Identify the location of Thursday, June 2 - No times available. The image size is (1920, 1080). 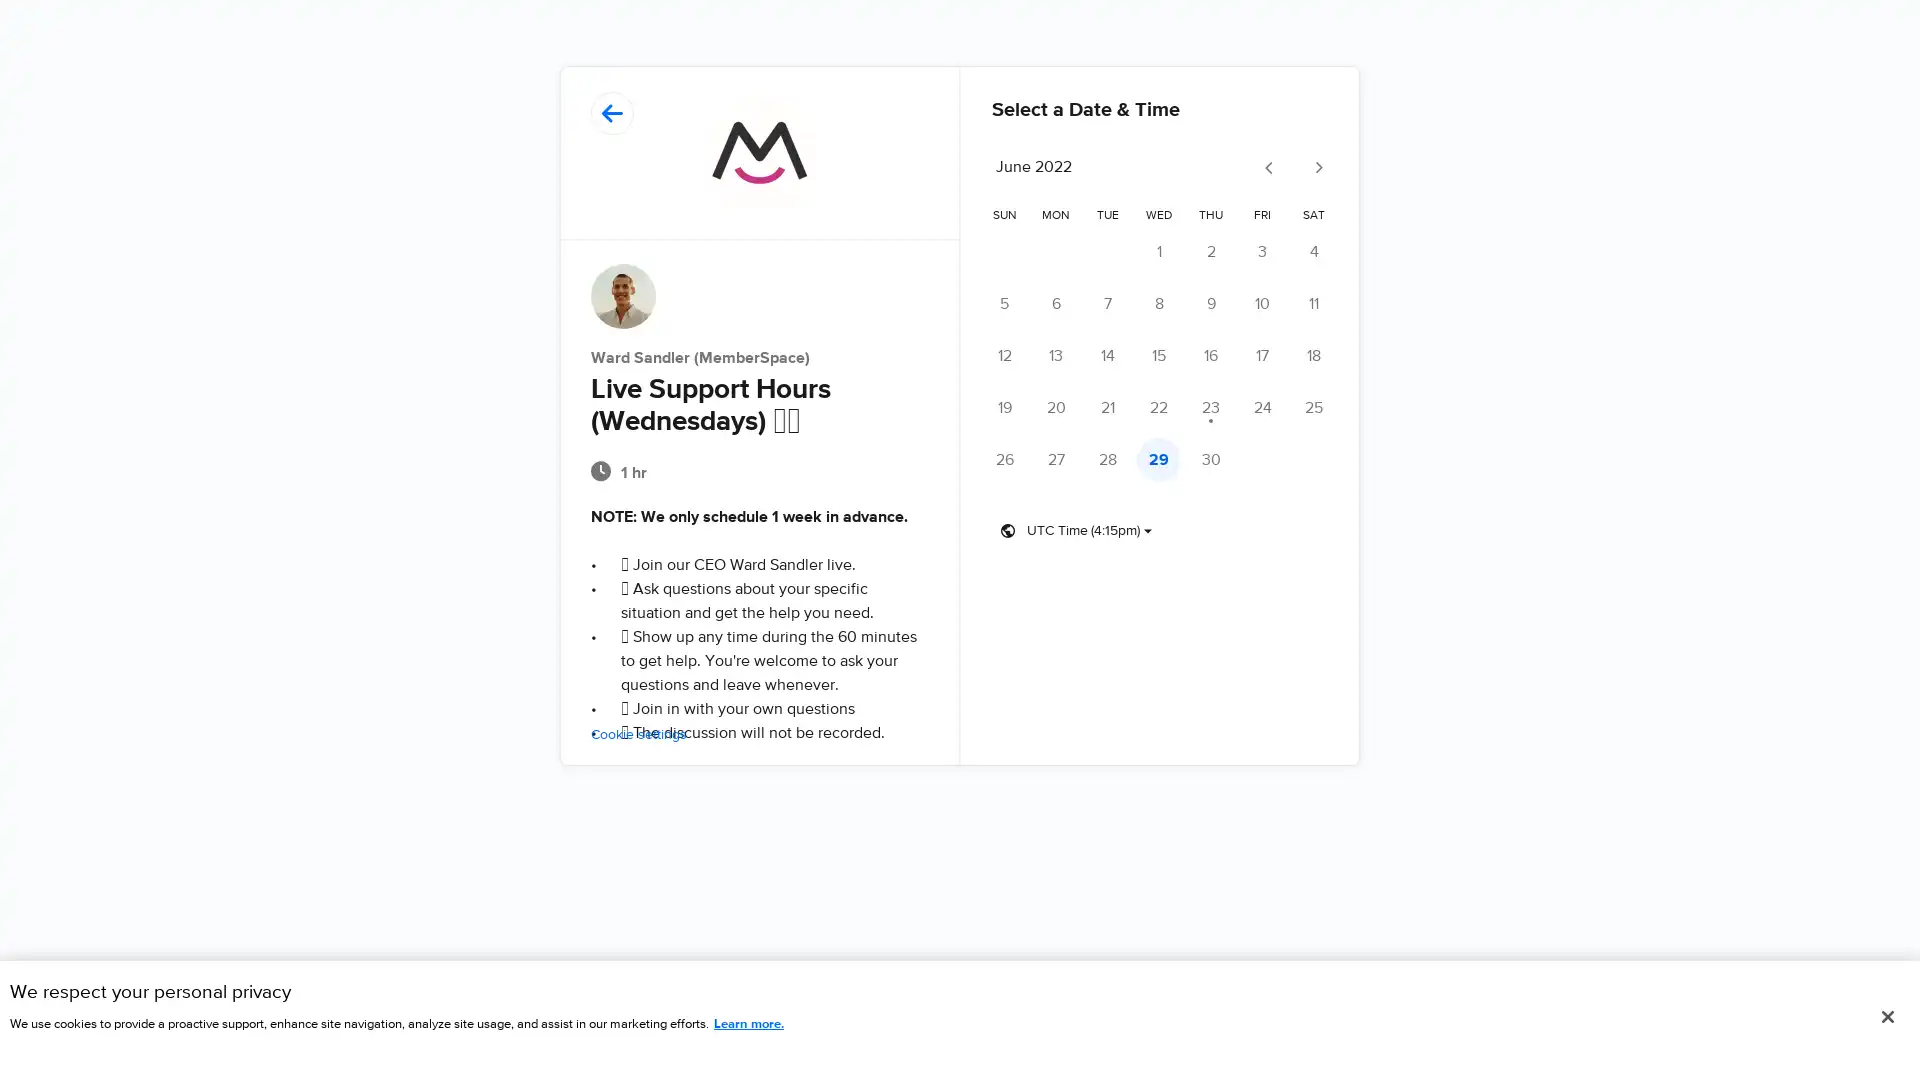
(1209, 250).